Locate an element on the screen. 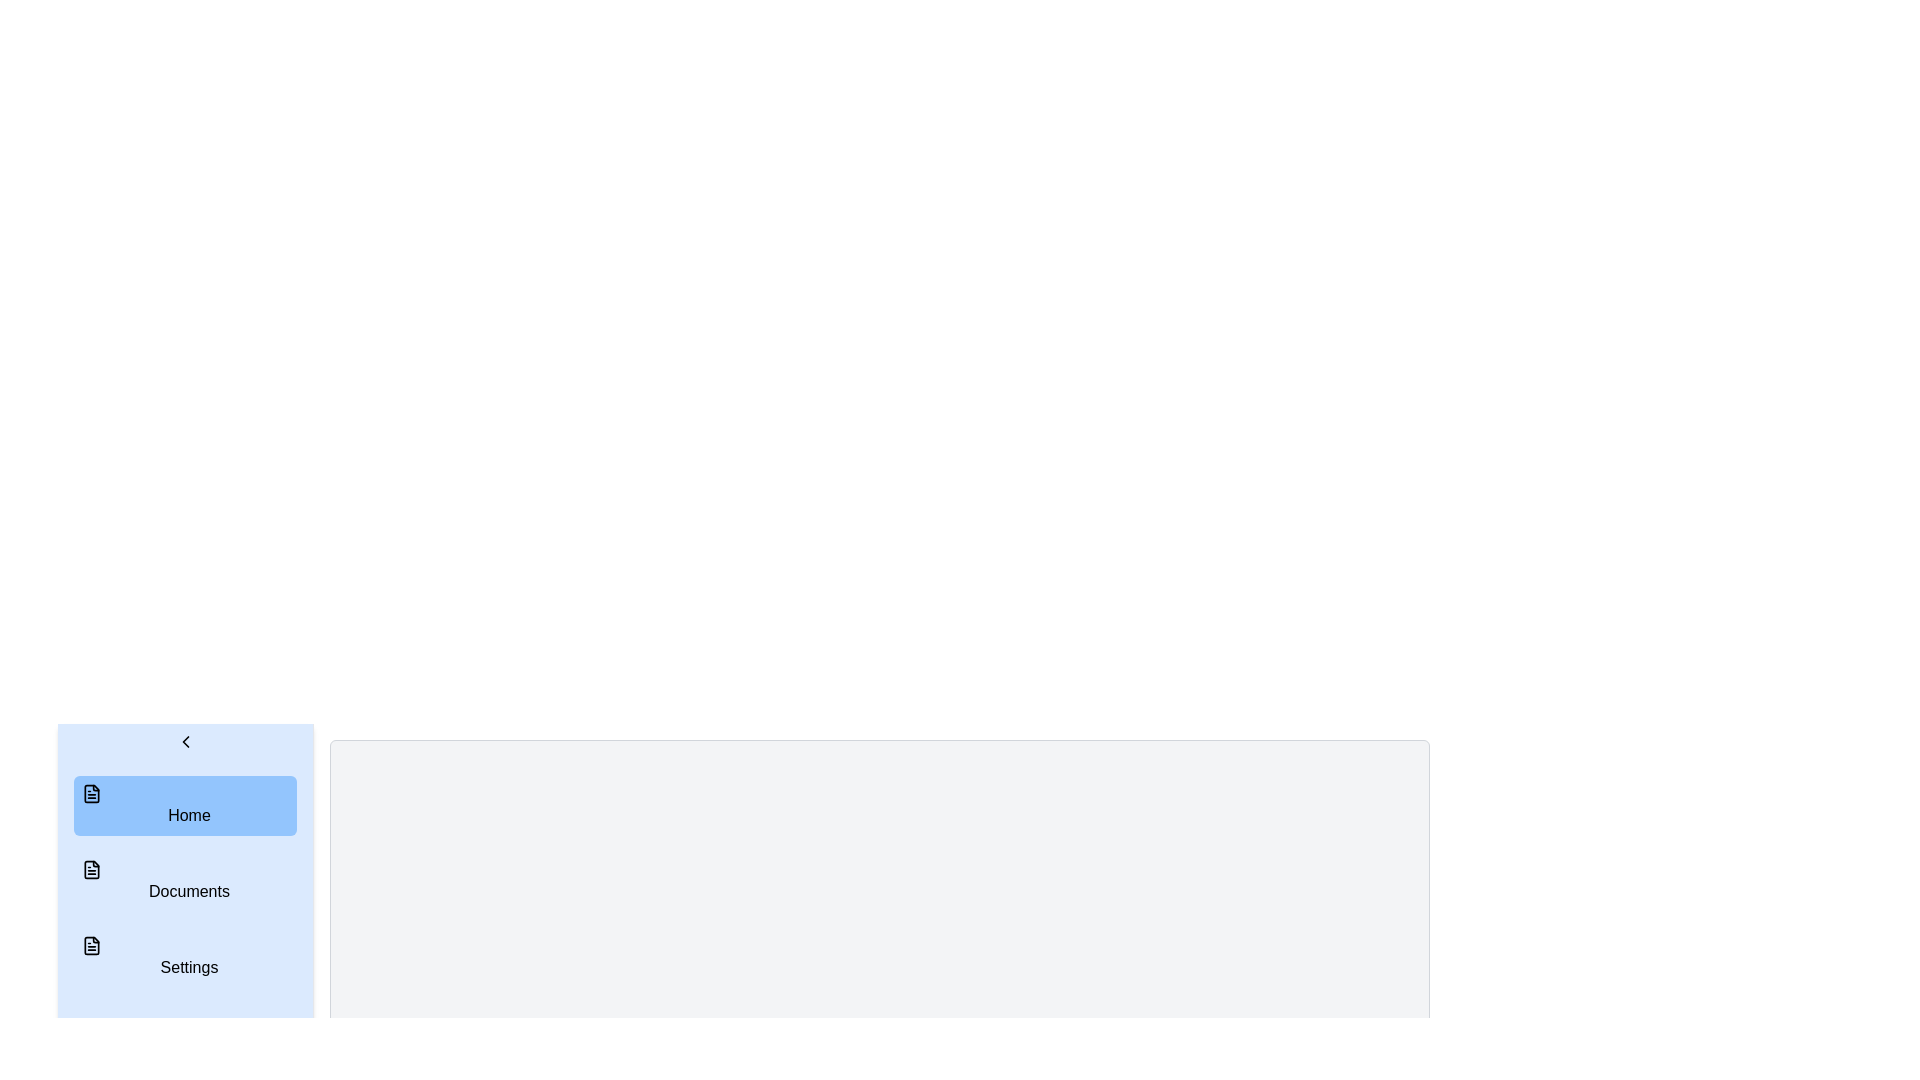 The height and width of the screenshot is (1080, 1920). the document icon resembling a text content is located at coordinates (90, 945).